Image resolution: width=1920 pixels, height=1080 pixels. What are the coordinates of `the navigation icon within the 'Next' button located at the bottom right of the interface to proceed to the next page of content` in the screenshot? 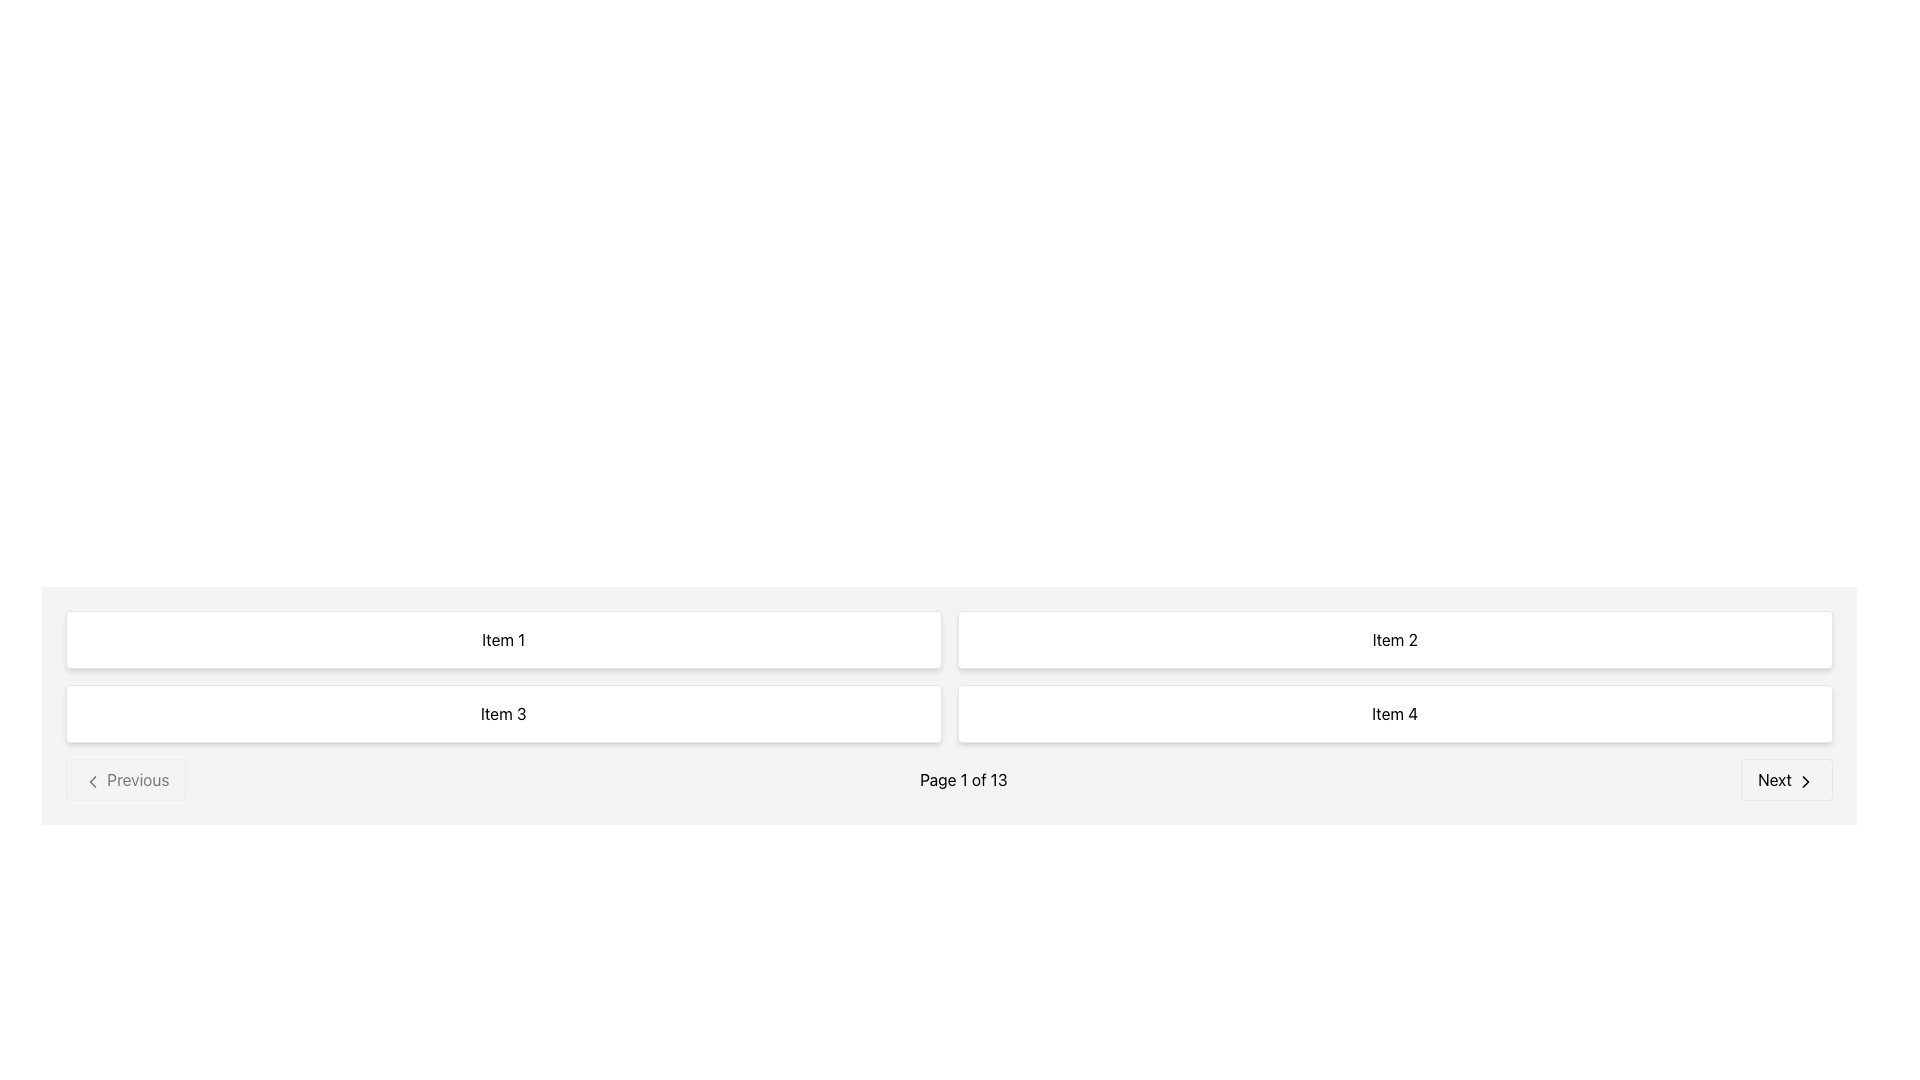 It's located at (1805, 779).